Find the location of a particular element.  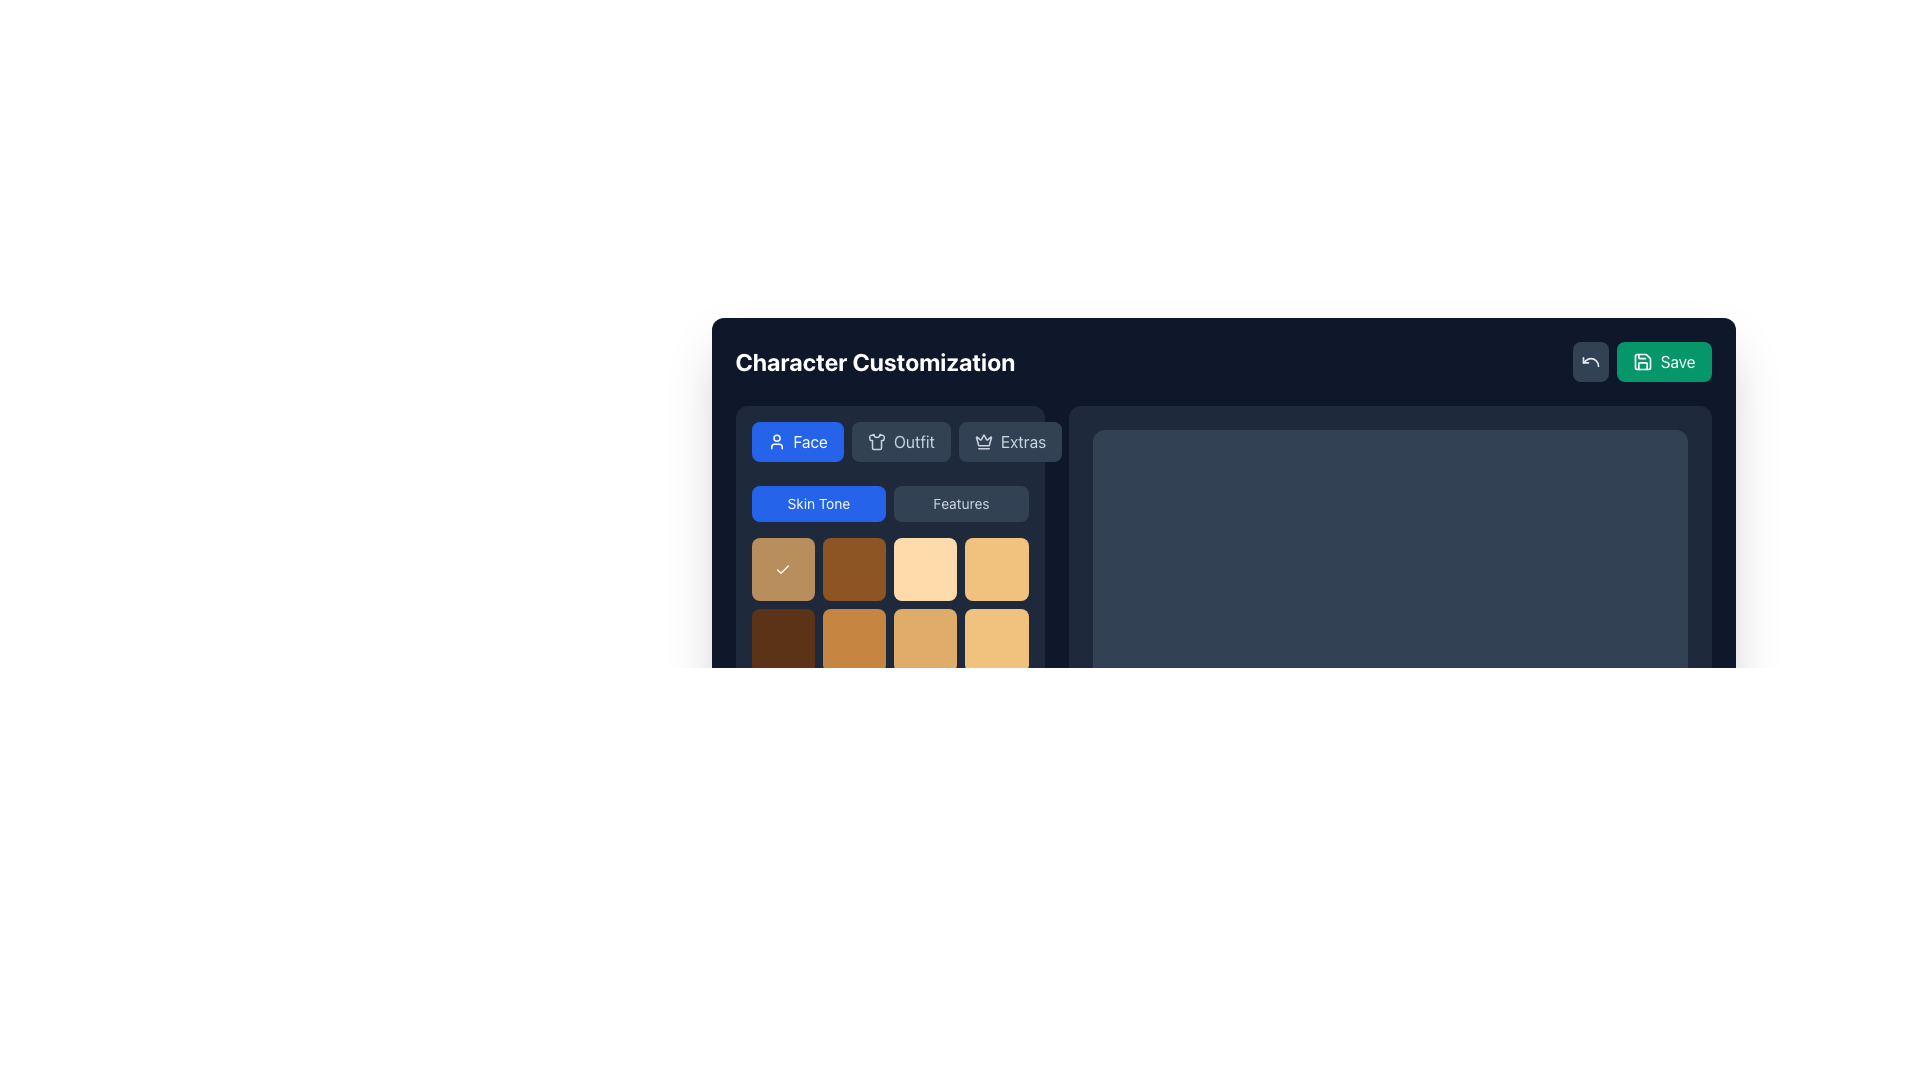

the 'Outfit' text label, which is displayed in a light font color on a dark rectangular background is located at coordinates (913, 441).